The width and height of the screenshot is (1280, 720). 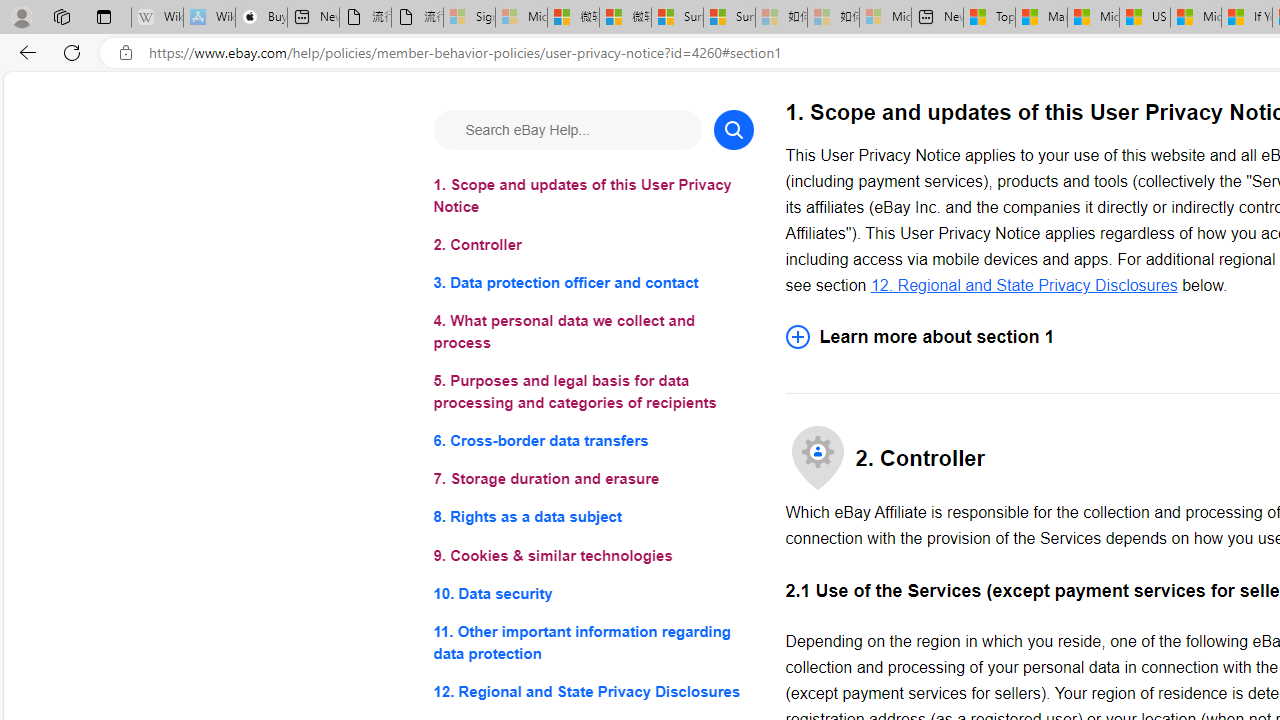 What do you see at coordinates (592, 642) in the screenshot?
I see `'11. Other important information regarding data protection'` at bounding box center [592, 642].